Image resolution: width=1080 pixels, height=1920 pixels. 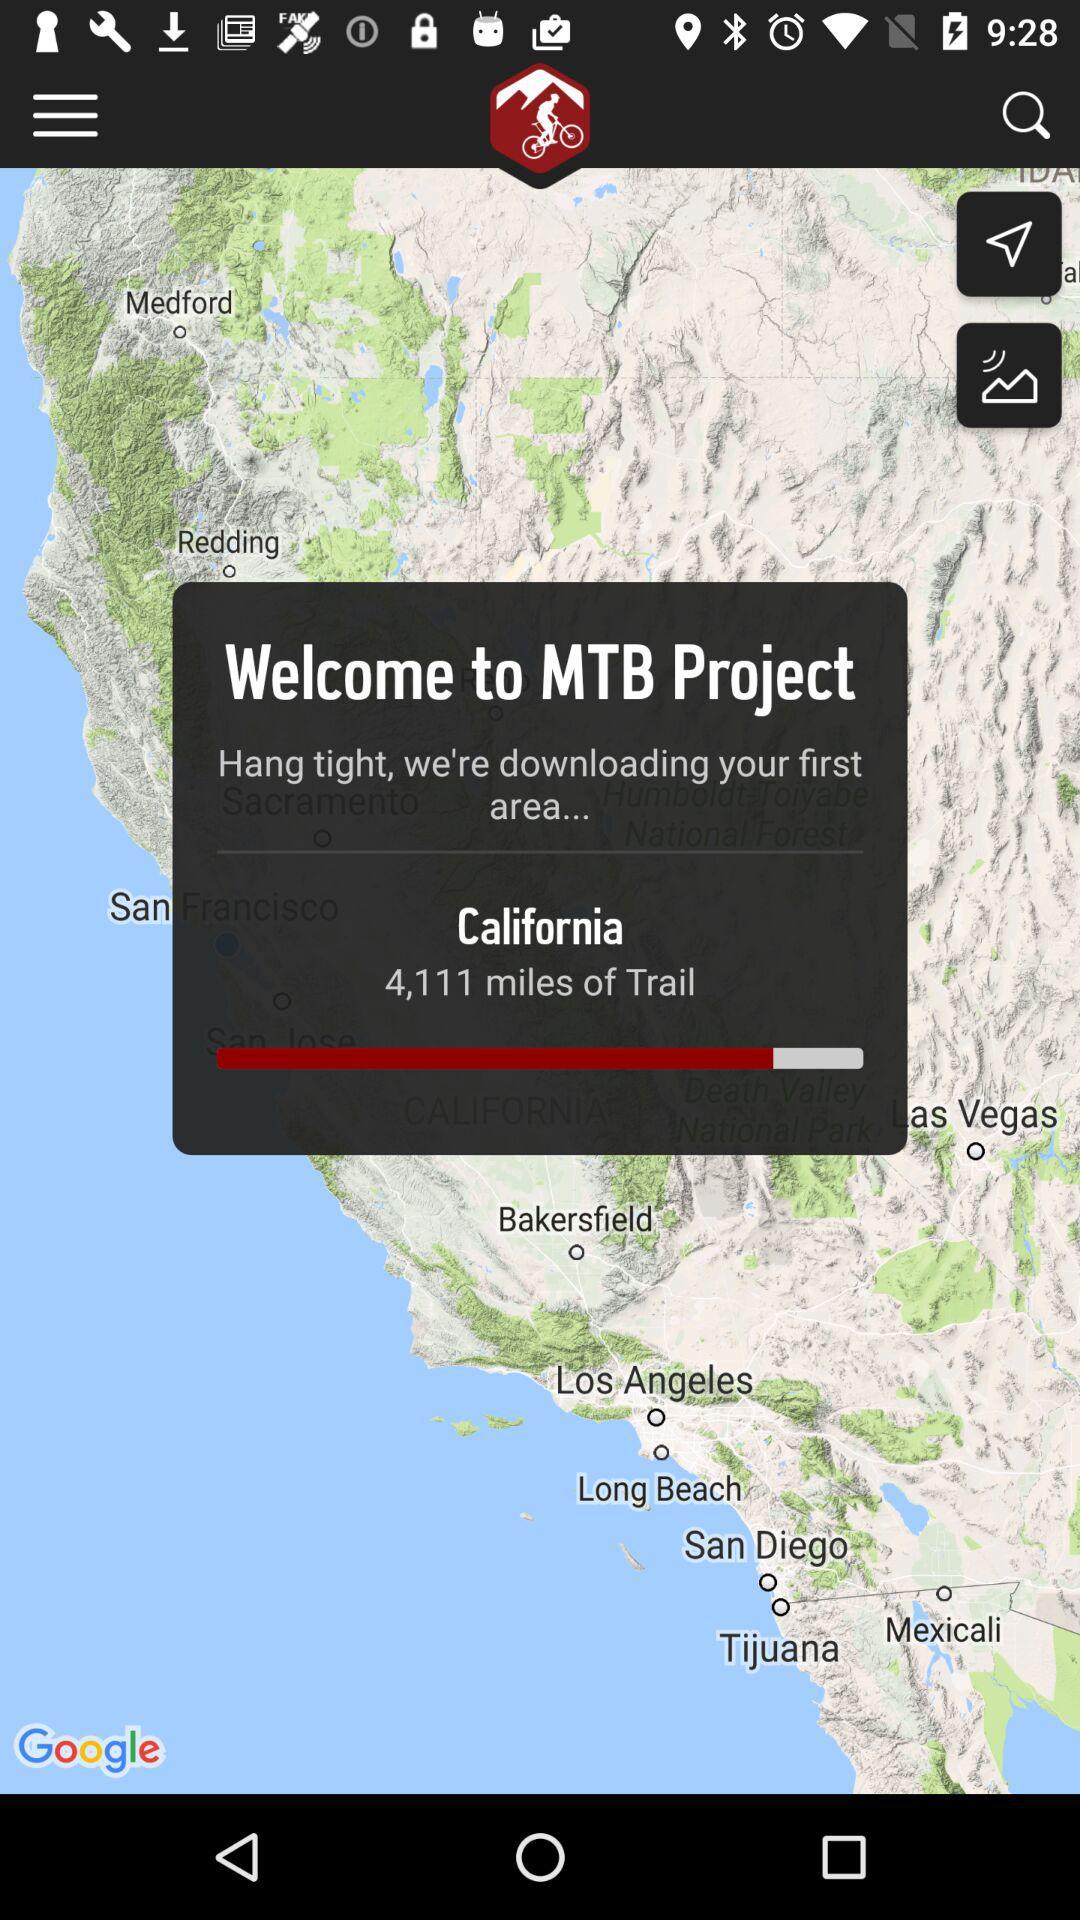 What do you see at coordinates (1026, 114) in the screenshot?
I see `search button` at bounding box center [1026, 114].